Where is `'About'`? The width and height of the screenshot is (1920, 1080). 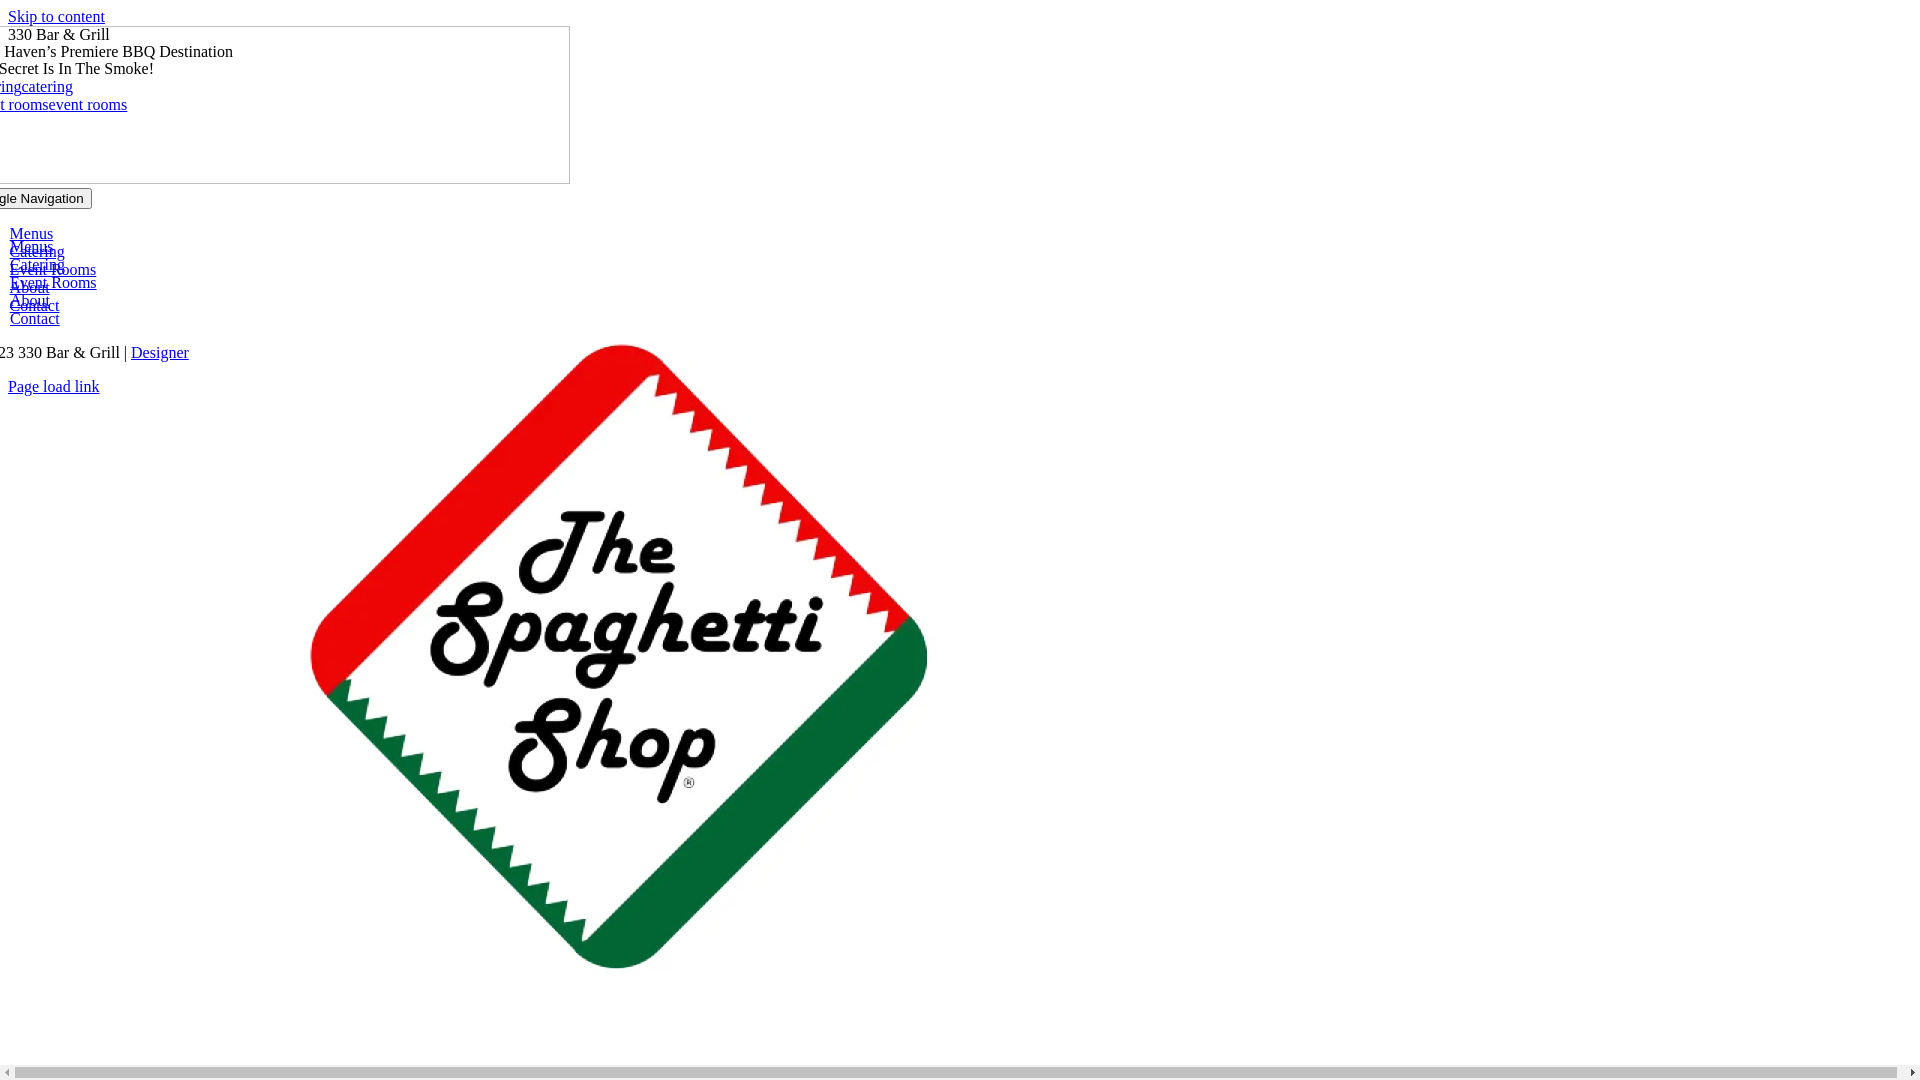
'About' is located at coordinates (9, 300).